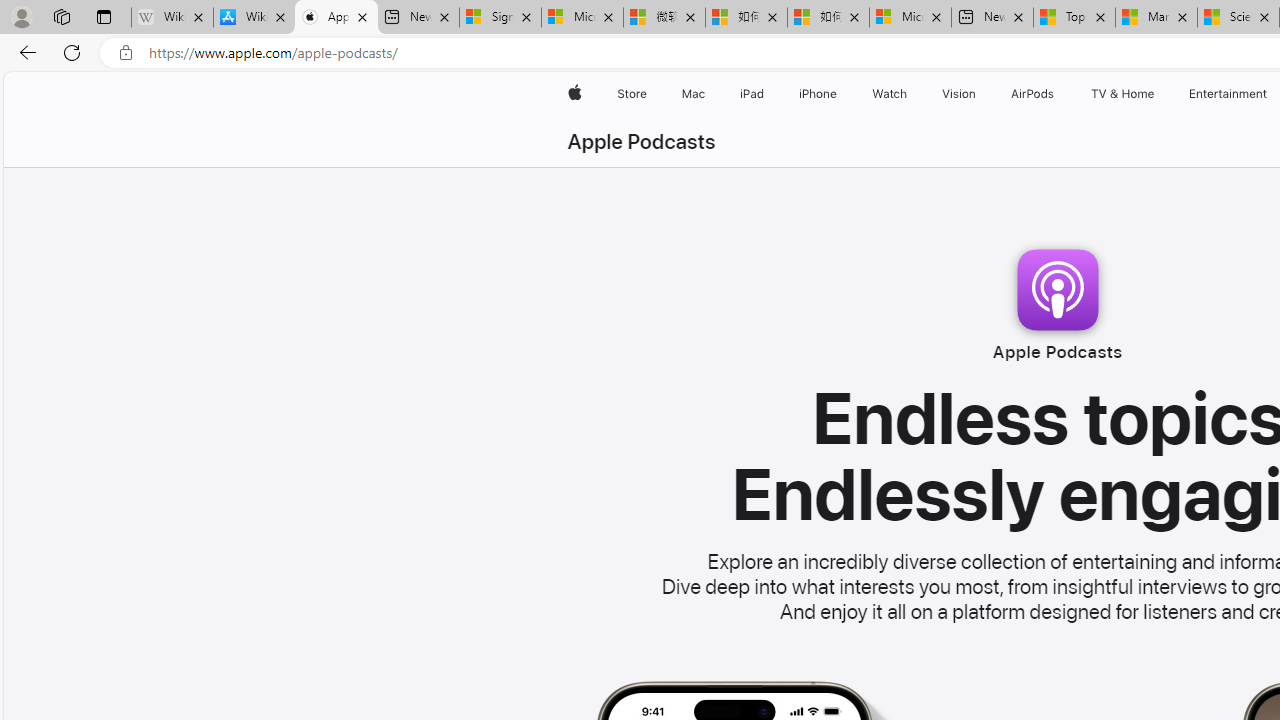  Describe the element at coordinates (1227, 93) in the screenshot. I see `'Entertainment'` at that location.